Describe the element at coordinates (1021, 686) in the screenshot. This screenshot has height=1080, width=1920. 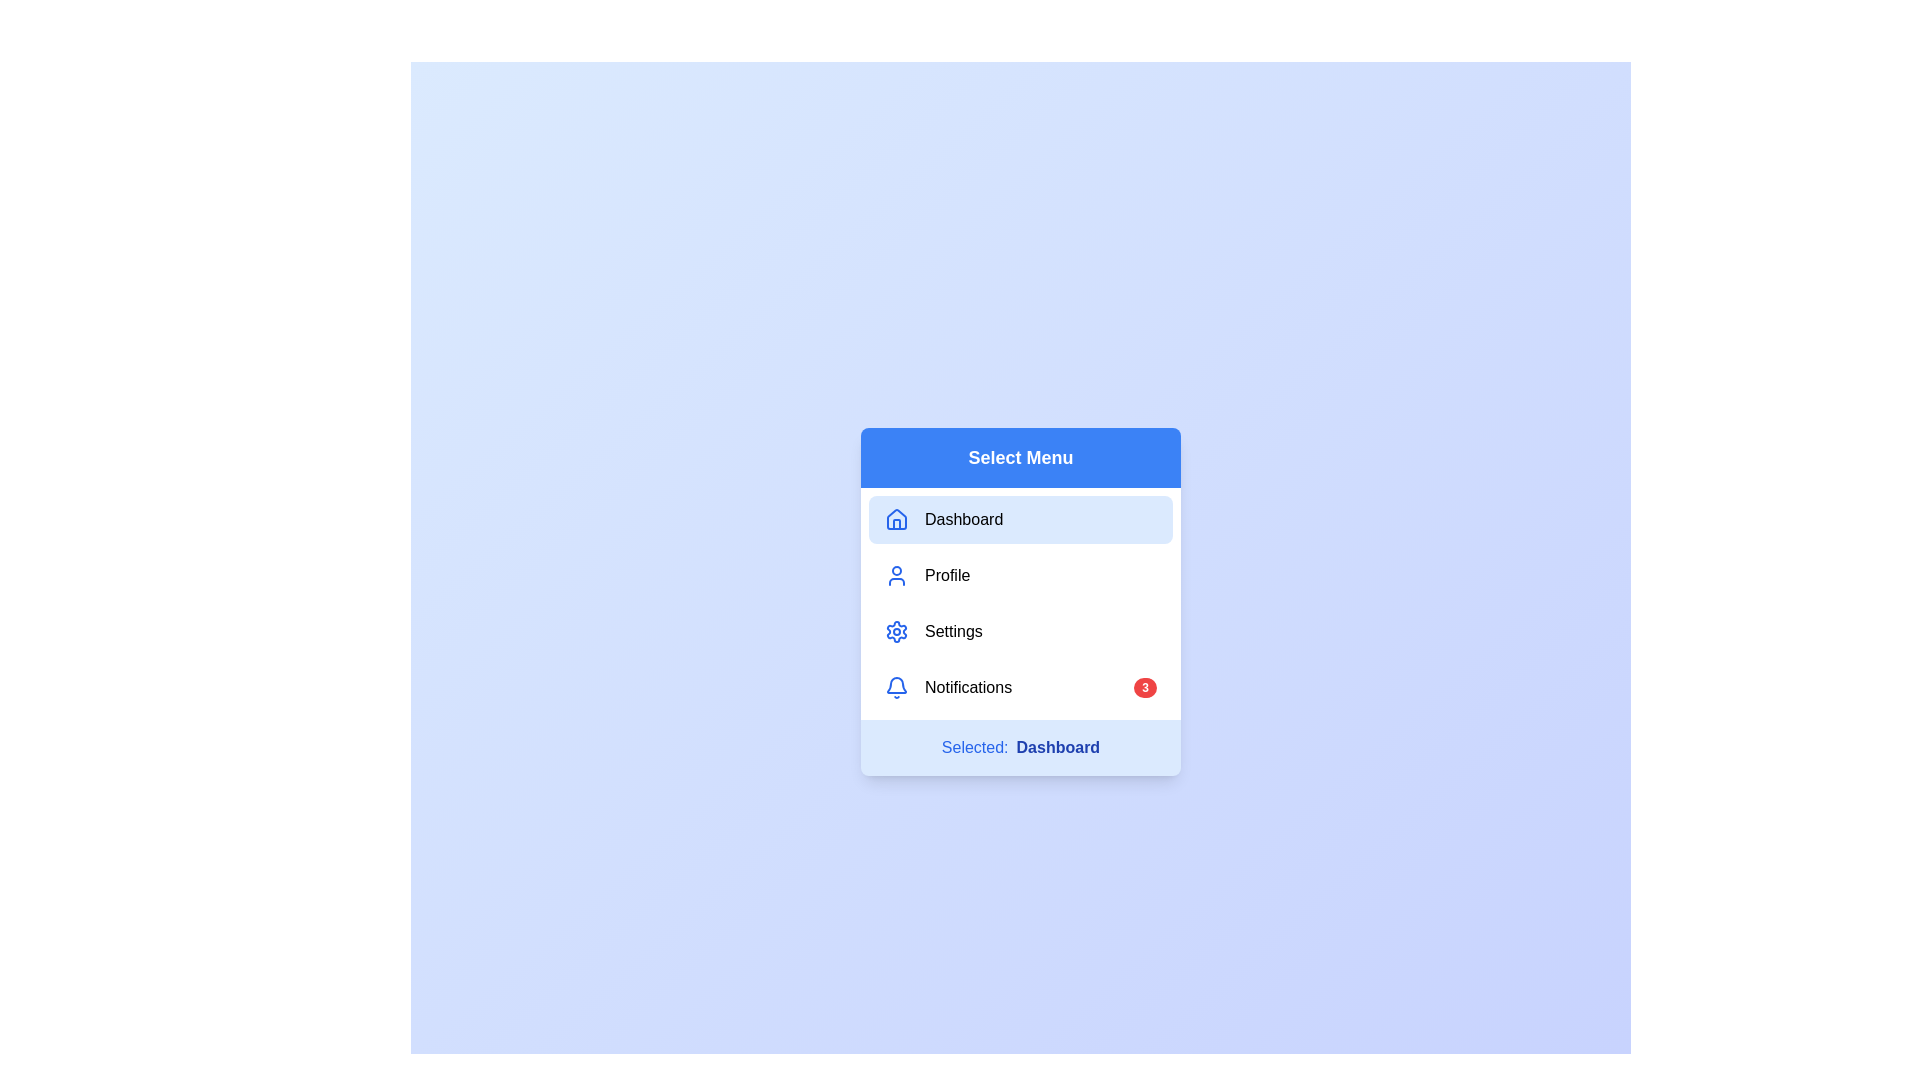
I see `the menu item Notifications to see its hover effect` at that location.